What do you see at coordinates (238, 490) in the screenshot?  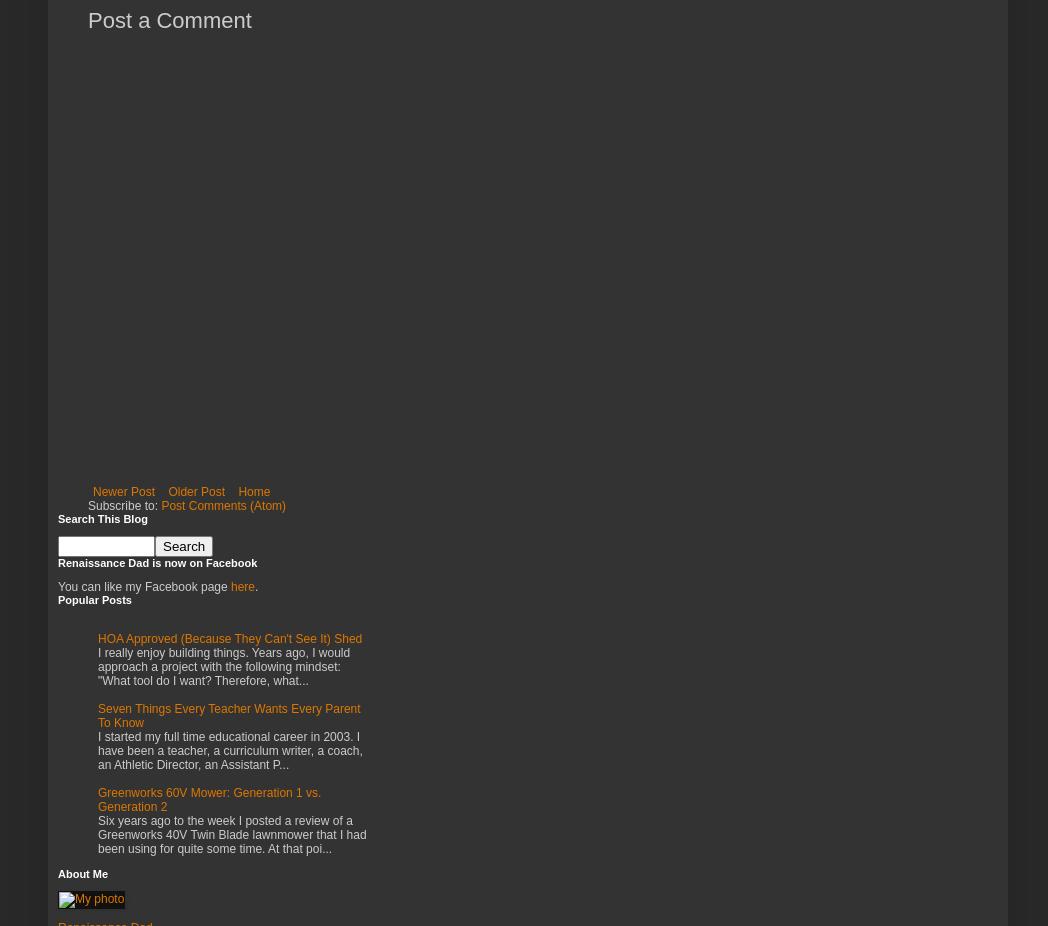 I see `'Home'` at bounding box center [238, 490].